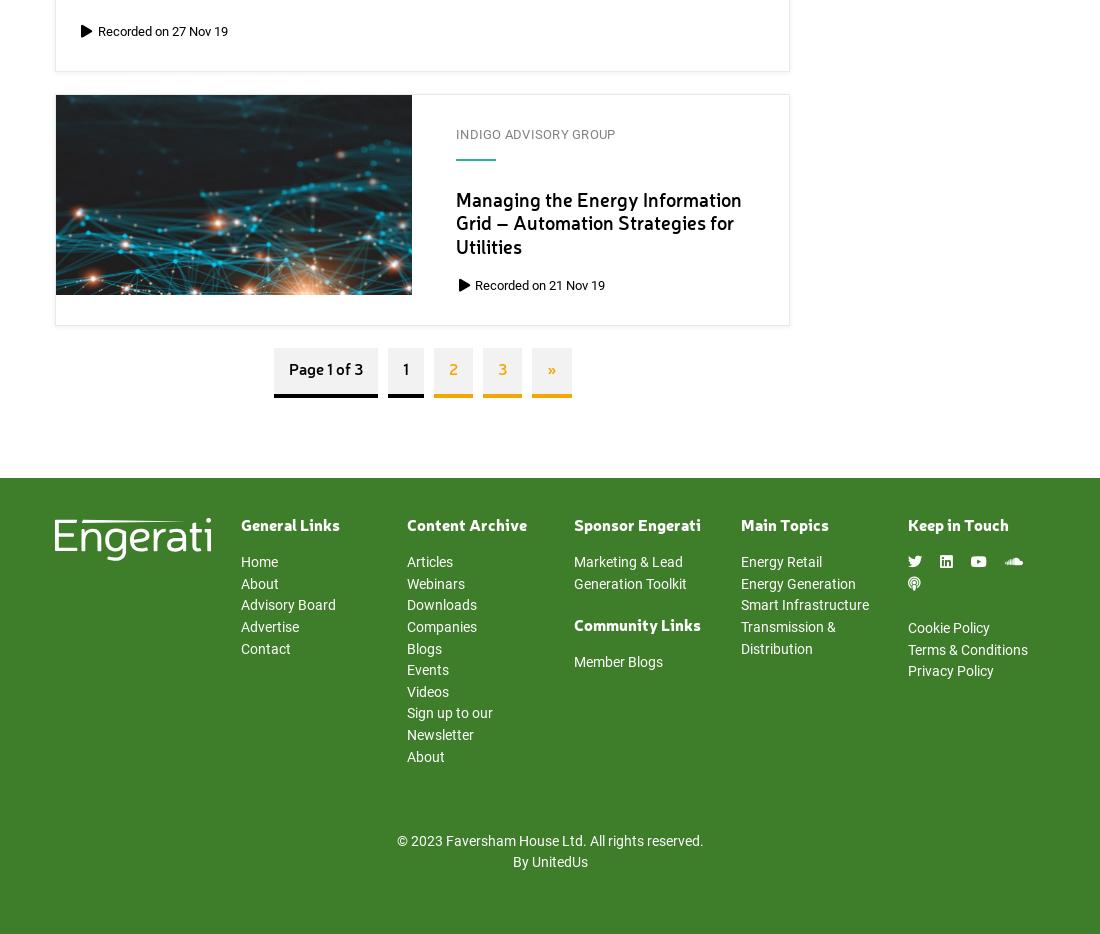 The height and width of the screenshot is (934, 1100). I want to click on 'Community Links', so click(637, 625).